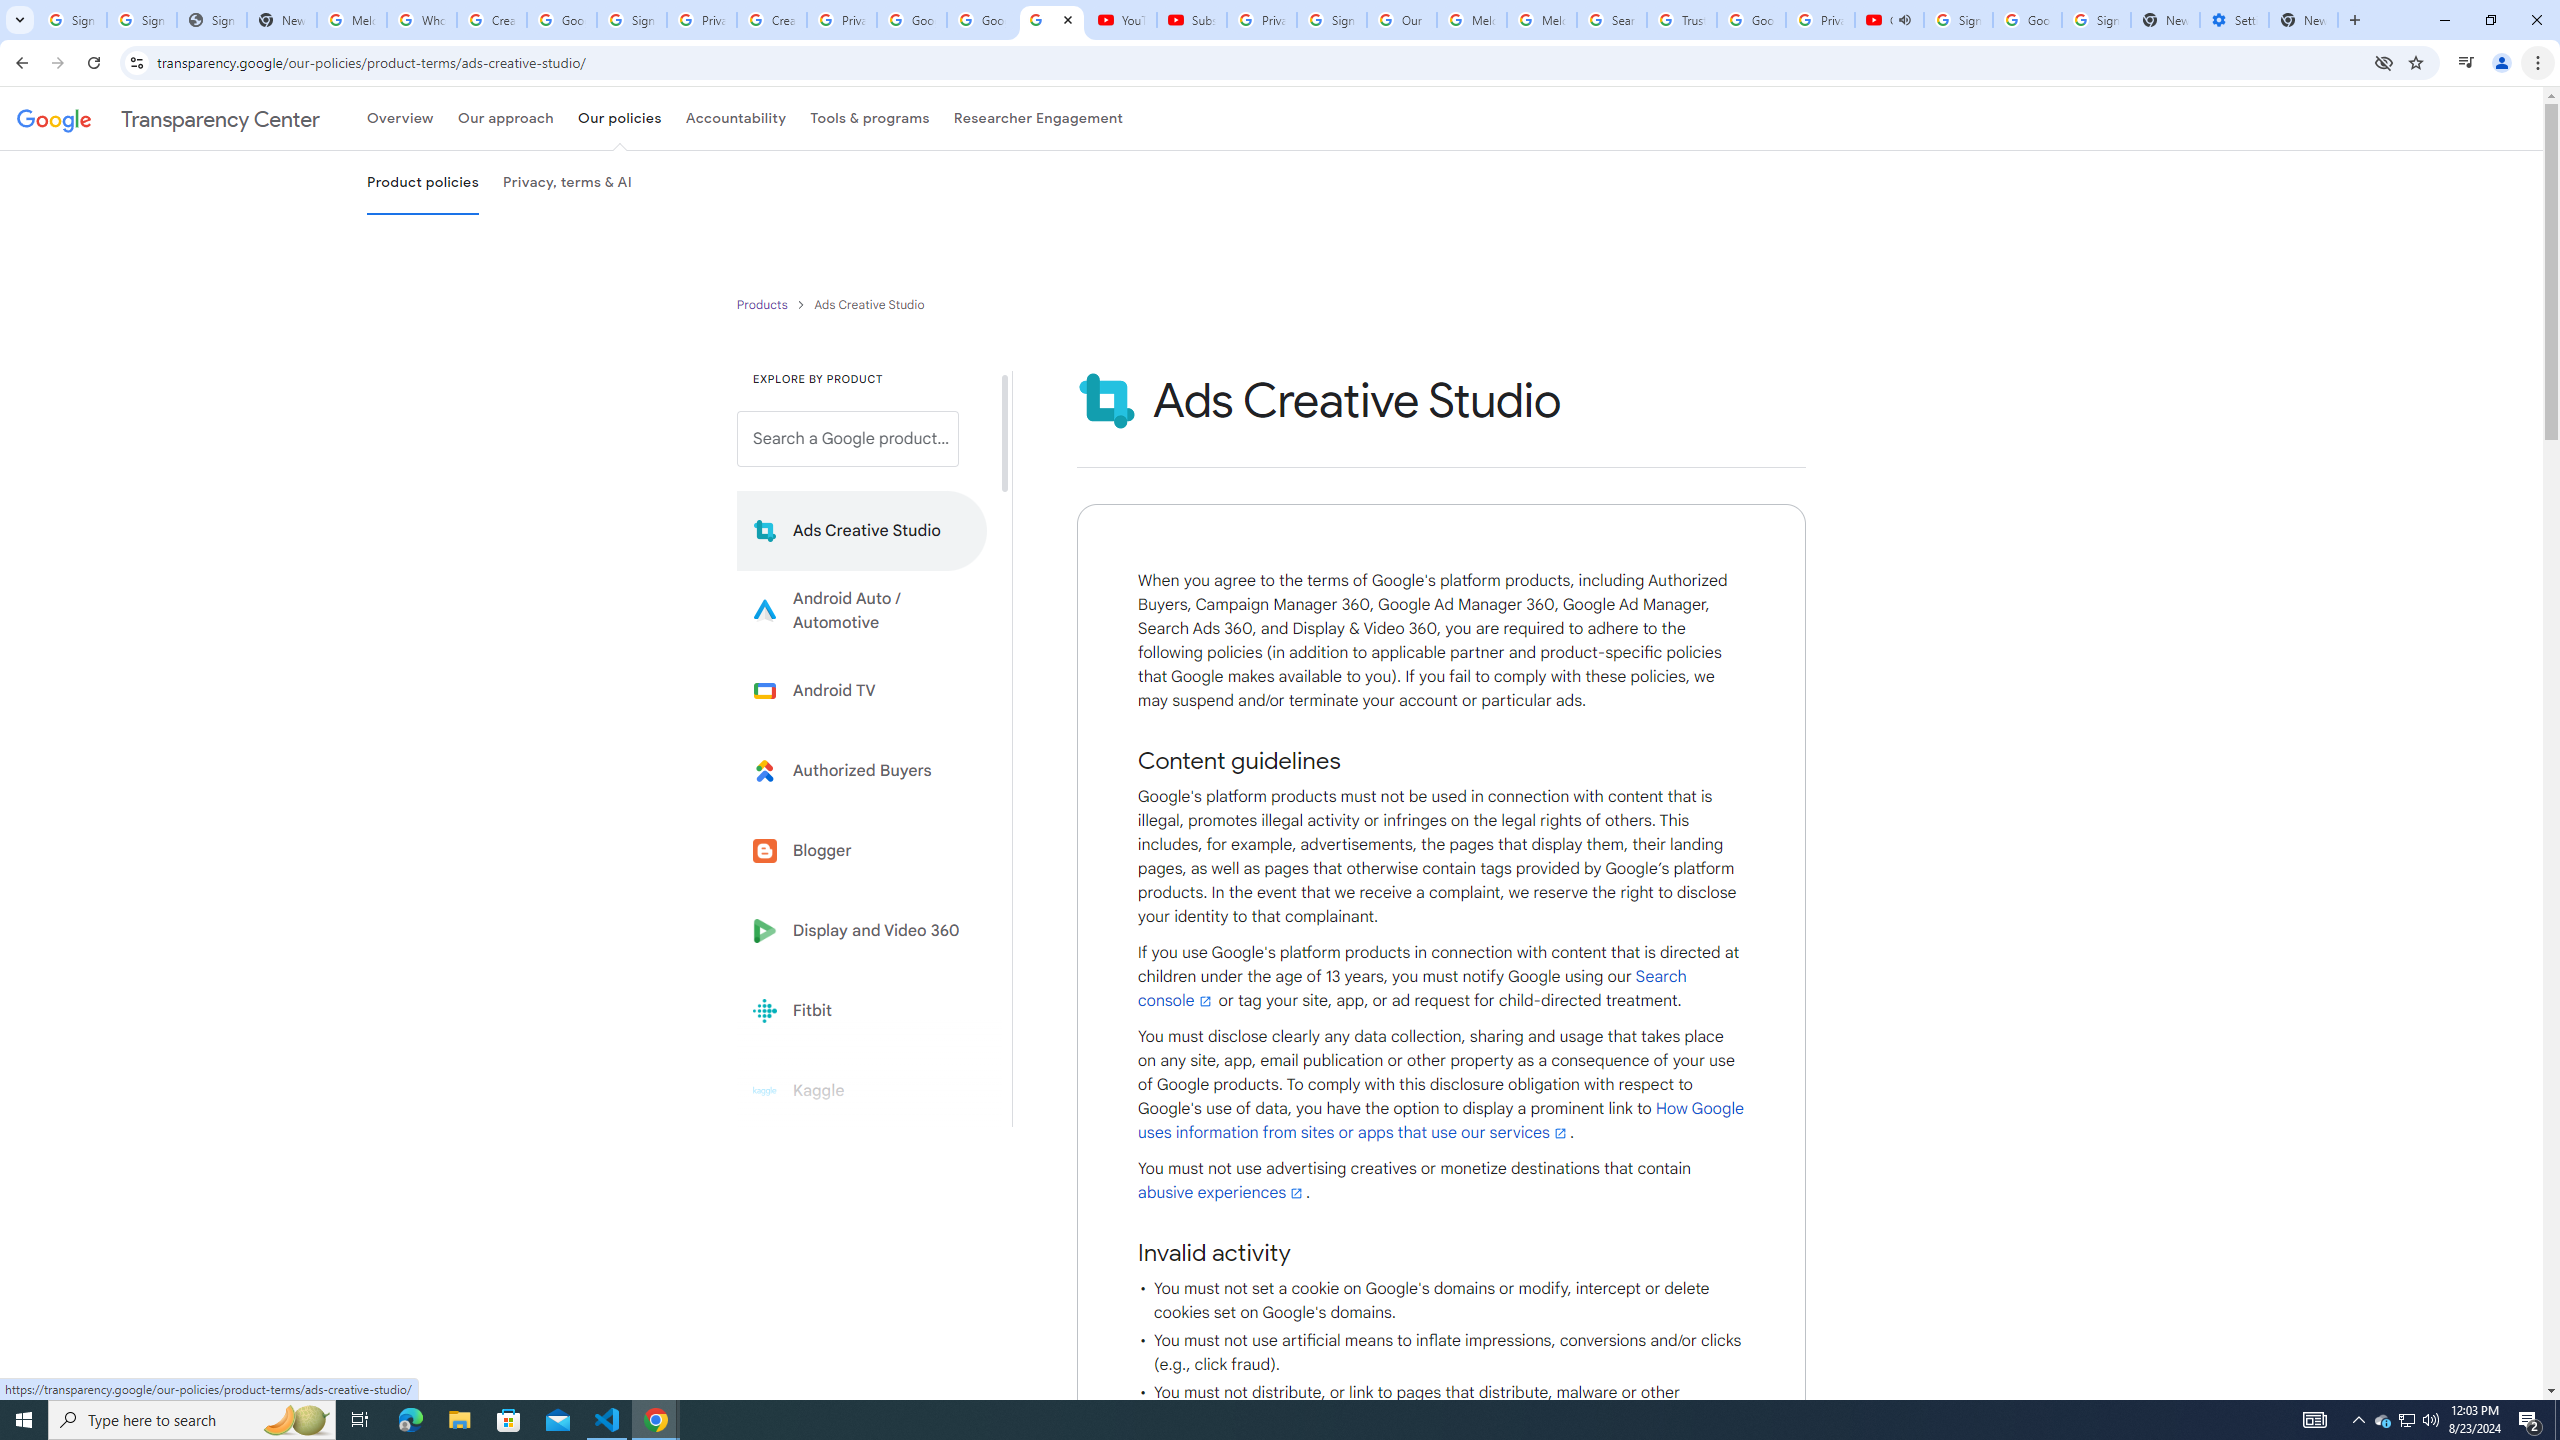  I want to click on 'Display and Video 360', so click(861, 930).